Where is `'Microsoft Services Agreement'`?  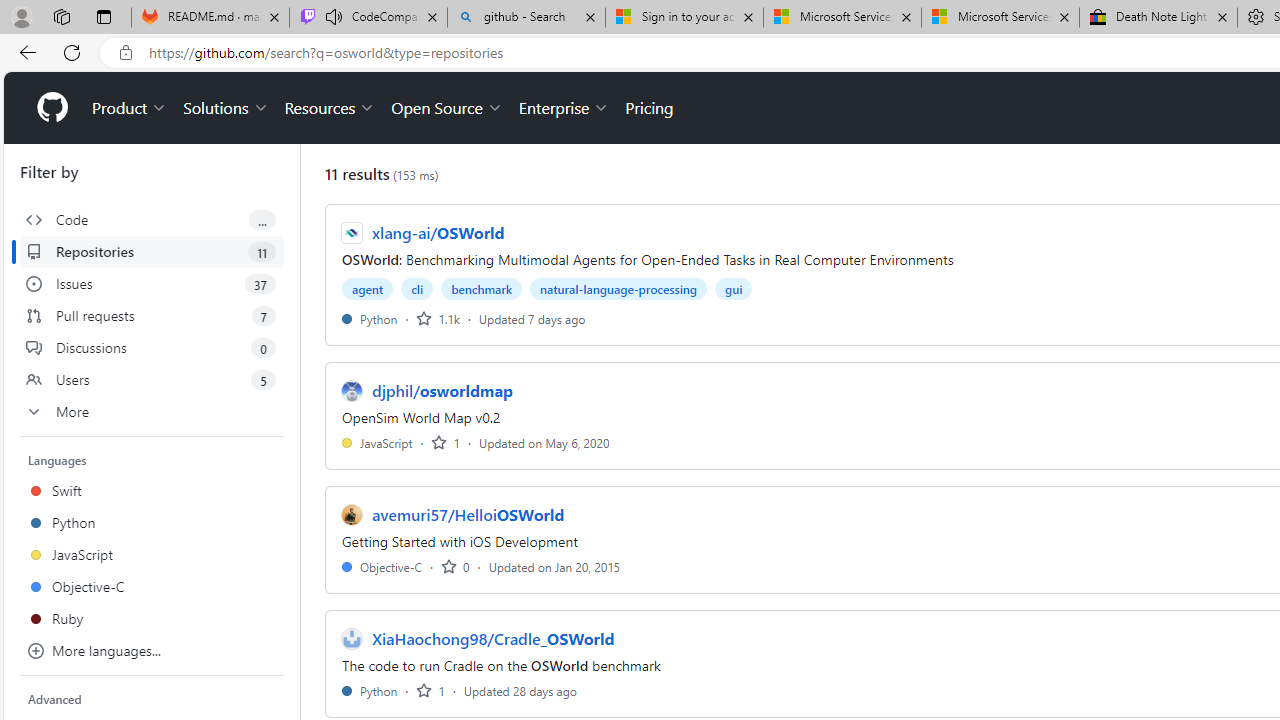 'Microsoft Services Agreement' is located at coordinates (1000, 17).